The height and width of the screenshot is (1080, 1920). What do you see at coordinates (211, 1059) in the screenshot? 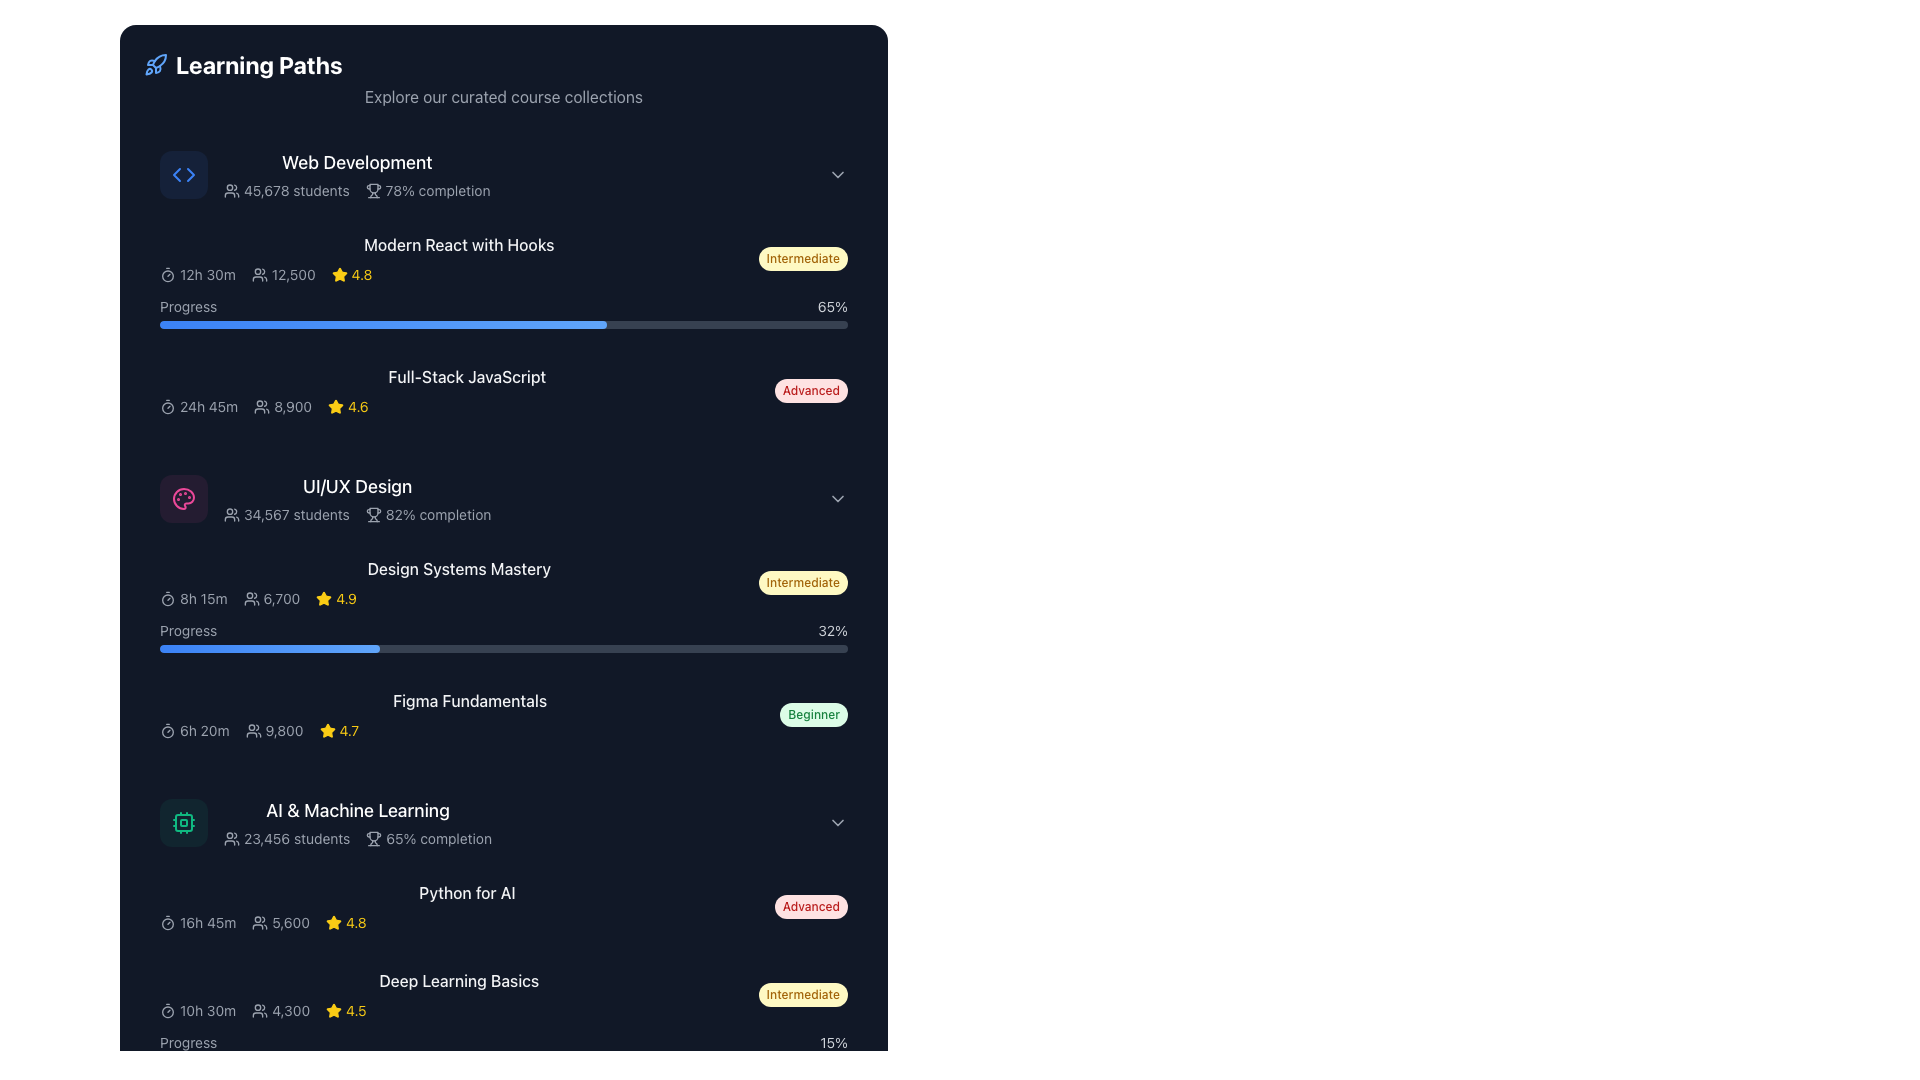
I see `the Progress Indicator, which is a smooth, rounded horizontal bar styled with a gradient from dark blue to light blue, located at the bottom of the 'AI & Machine Learning' section` at bounding box center [211, 1059].